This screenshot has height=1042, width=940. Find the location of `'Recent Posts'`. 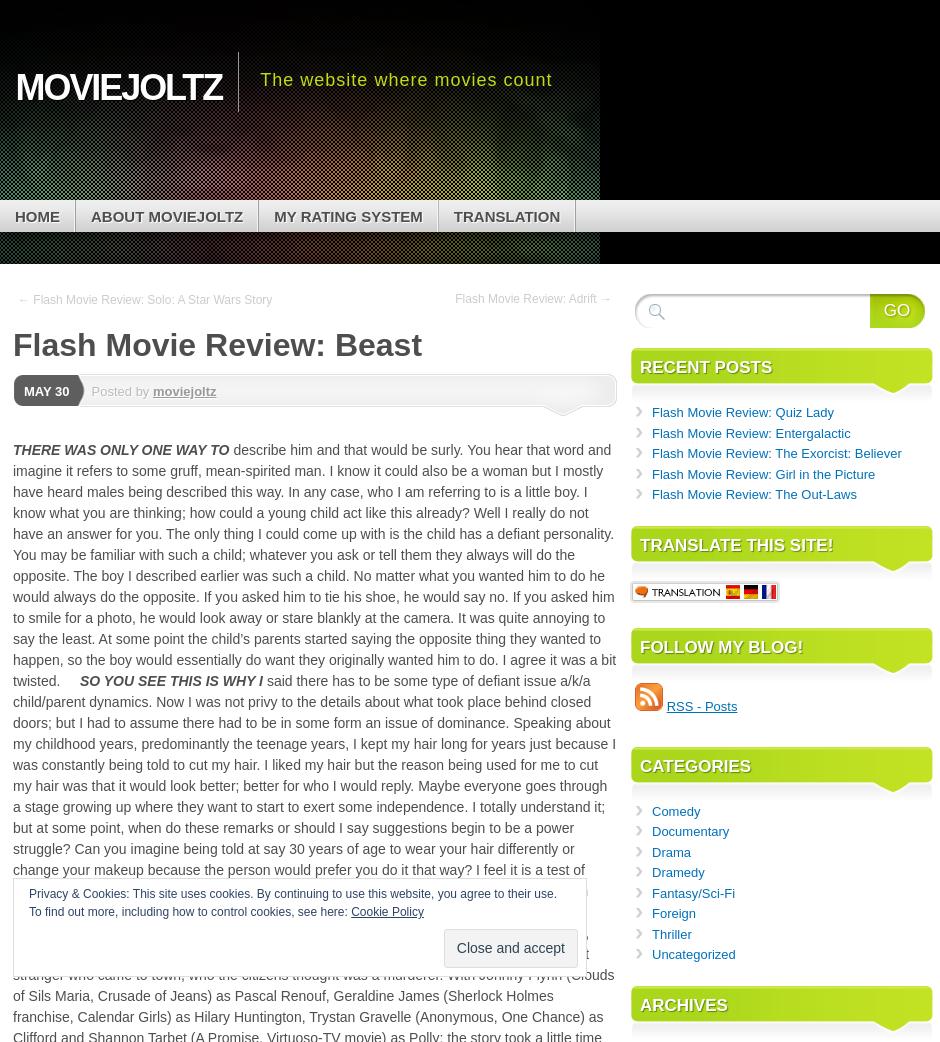

'Recent Posts' is located at coordinates (640, 366).